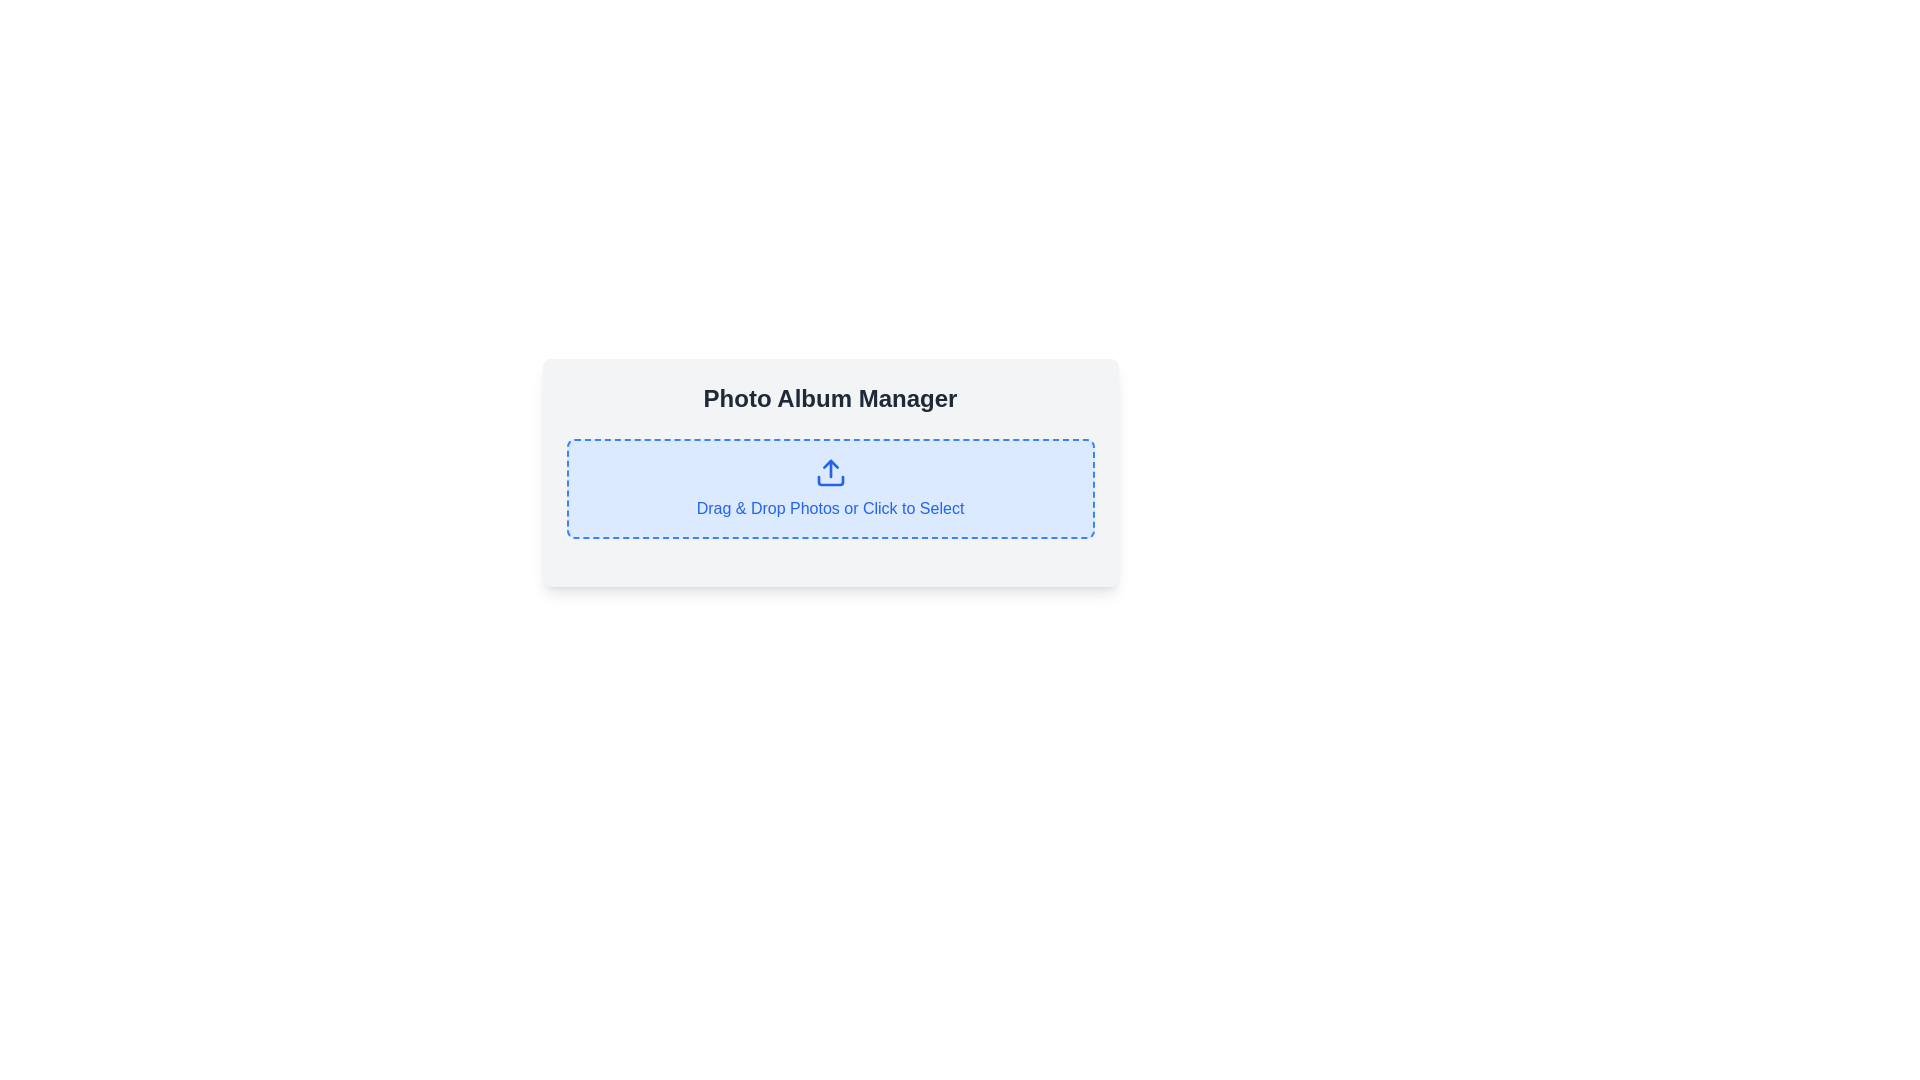 This screenshot has height=1080, width=1920. Describe the element at coordinates (830, 508) in the screenshot. I see `the text element displaying 'Drag & Drop Photos or Click to Select' which is located under the upload icon in the Photo Album Manager section` at that location.